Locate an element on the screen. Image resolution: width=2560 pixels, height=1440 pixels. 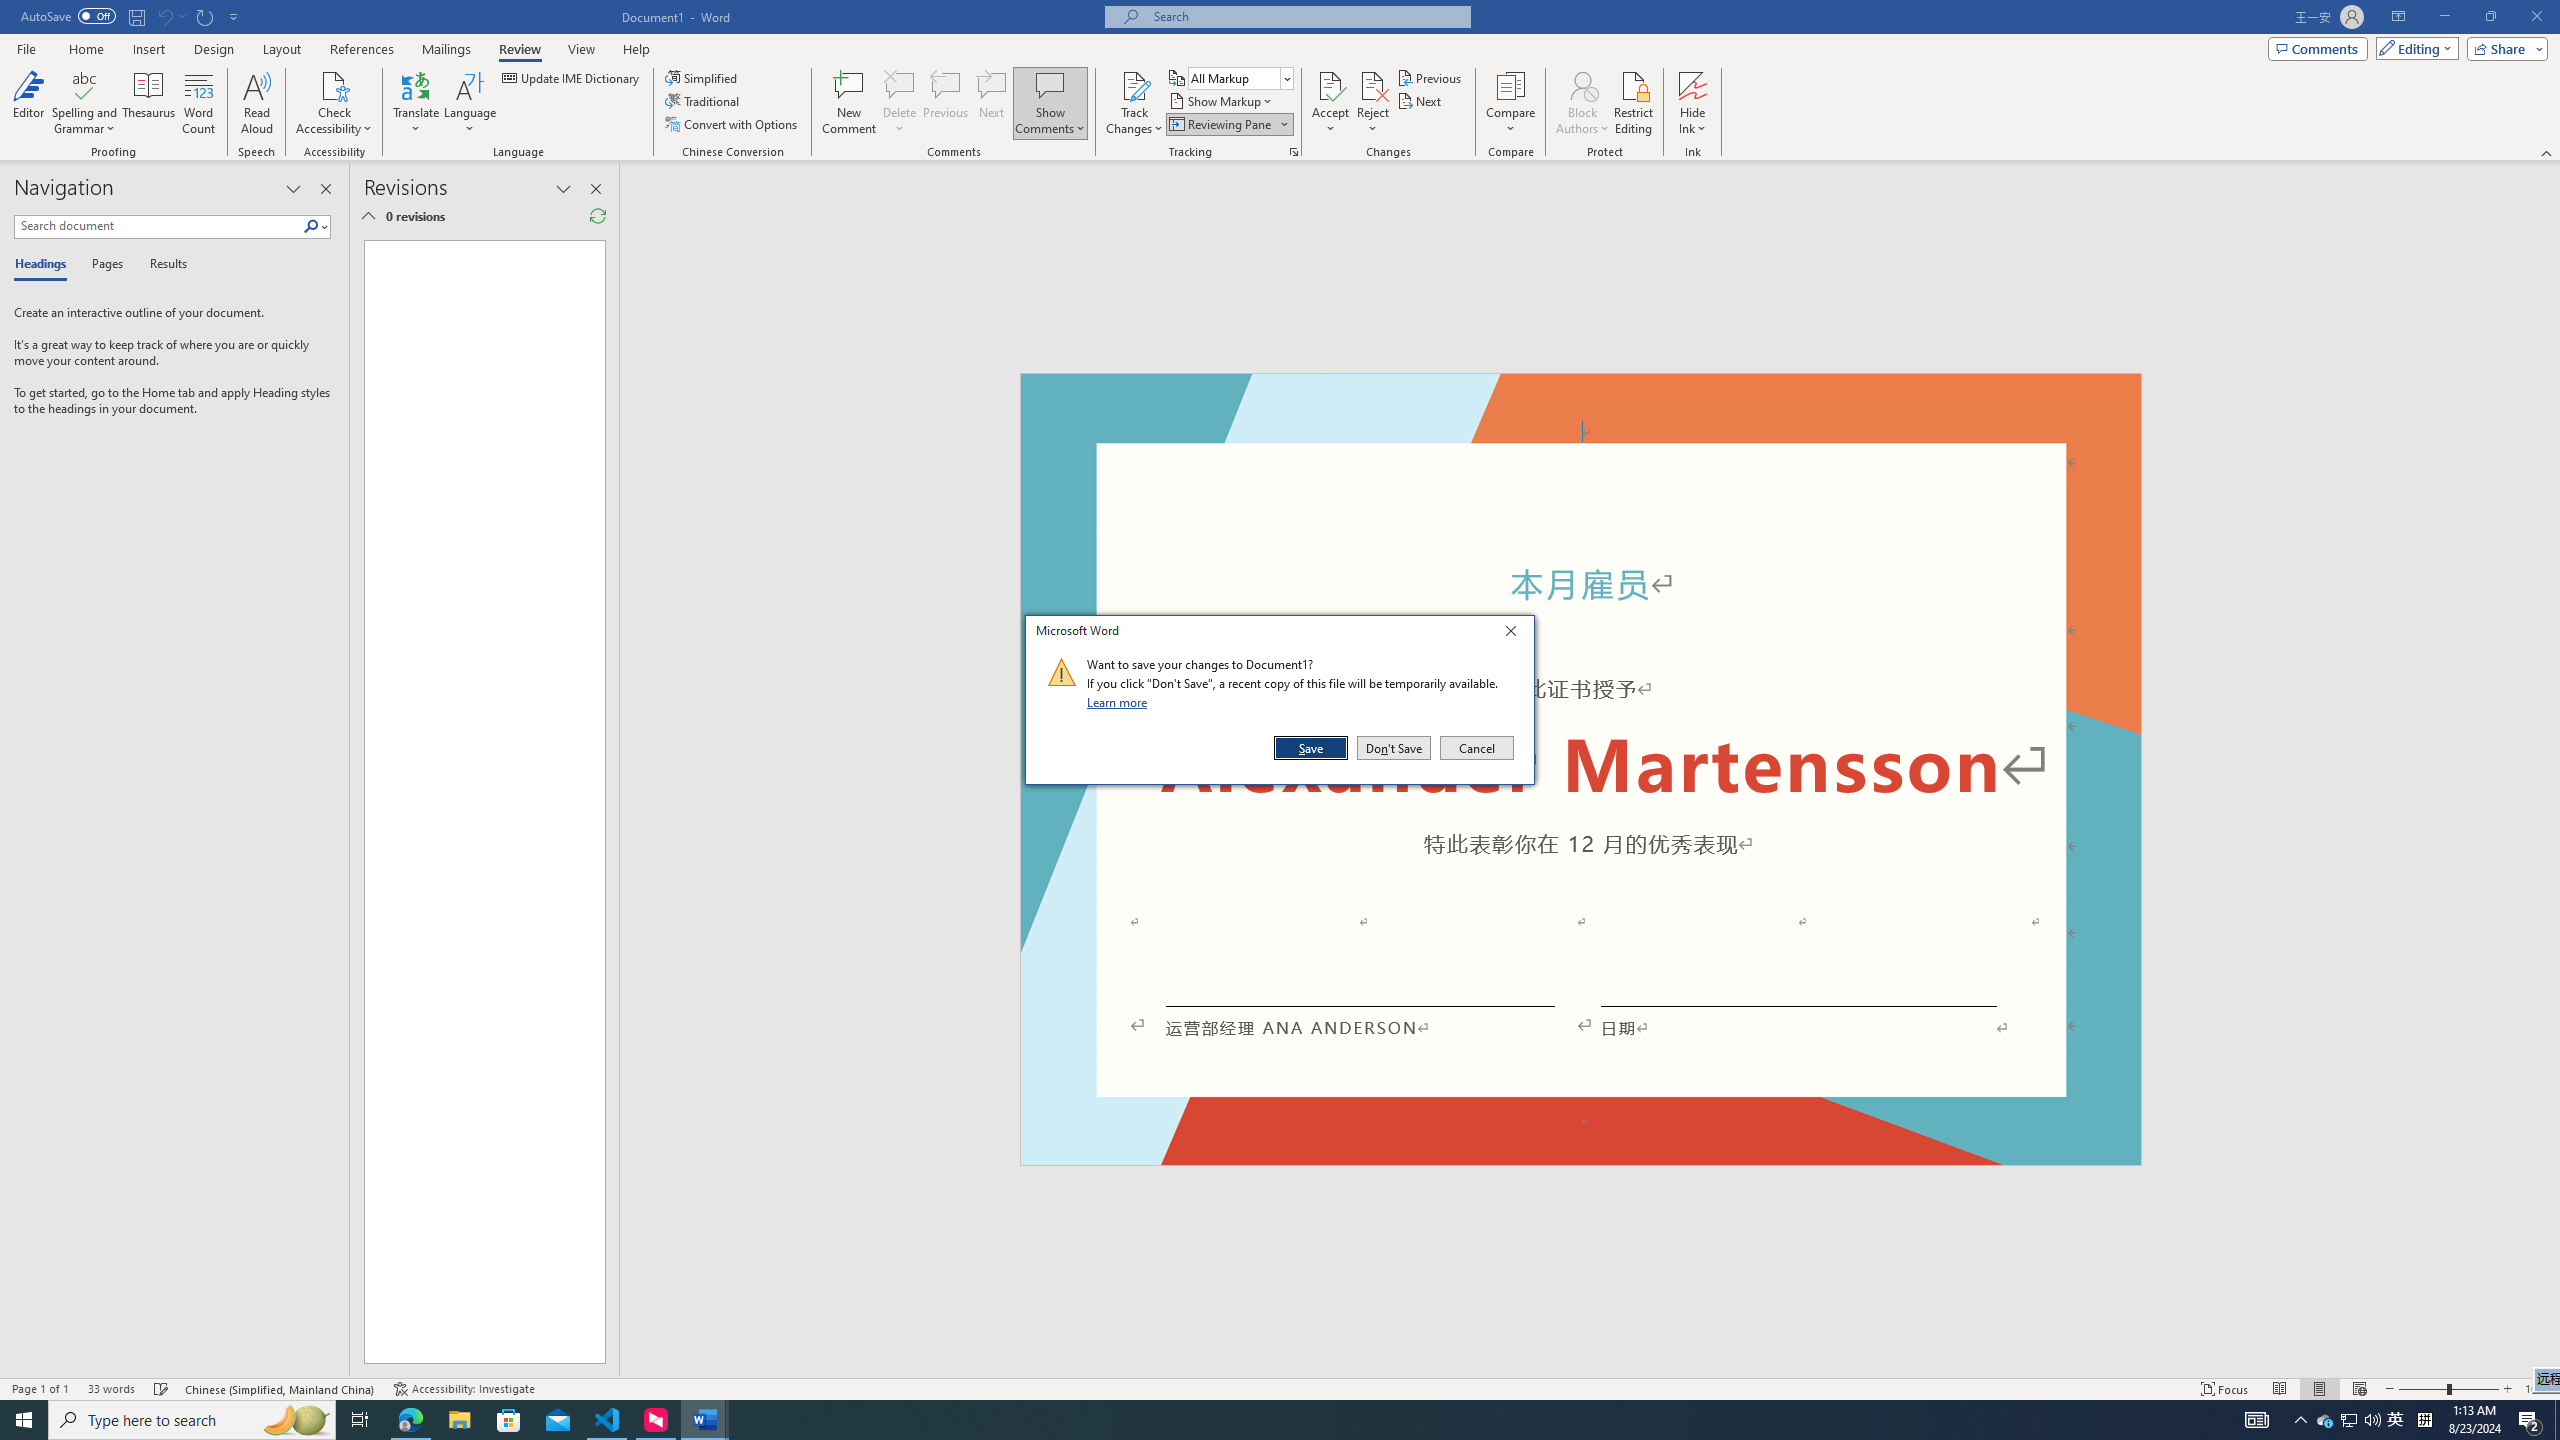
'Notification Chevron' is located at coordinates (2300, 1418).